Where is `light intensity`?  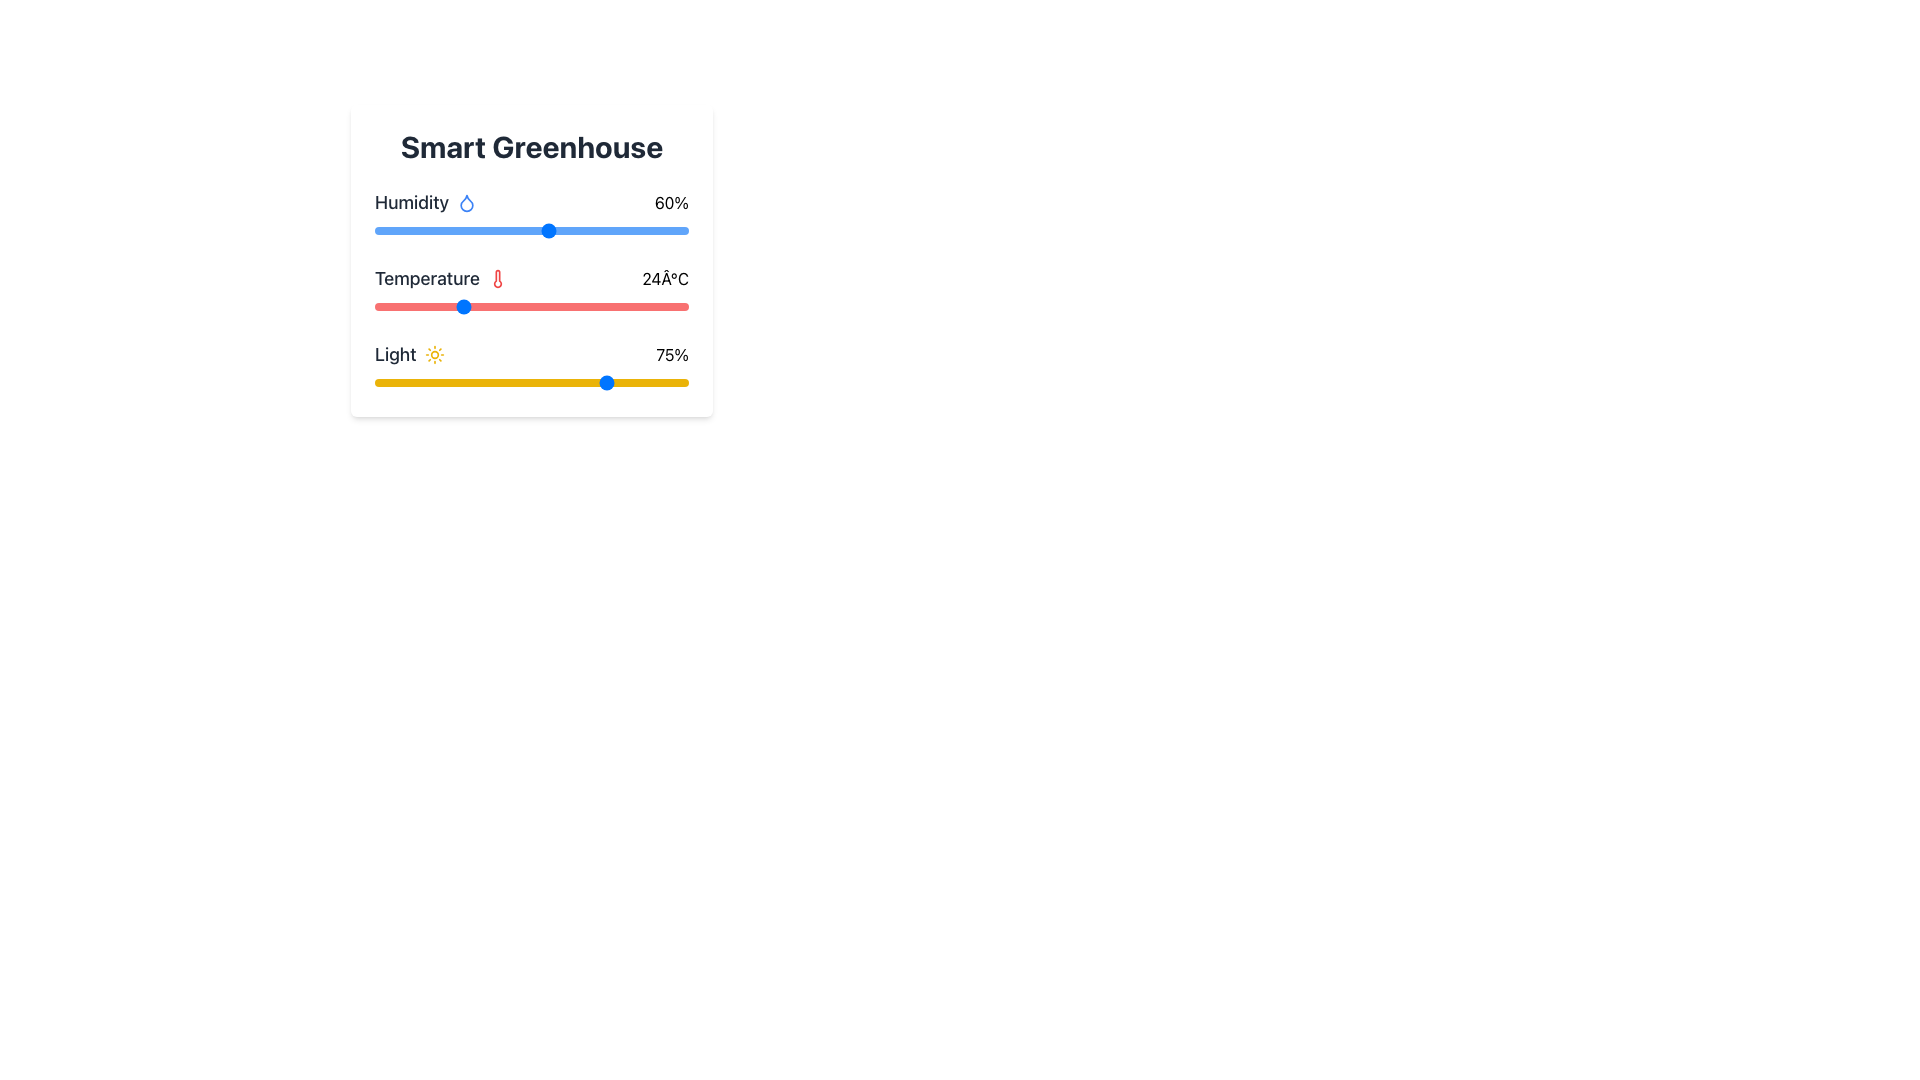 light intensity is located at coordinates (443, 382).